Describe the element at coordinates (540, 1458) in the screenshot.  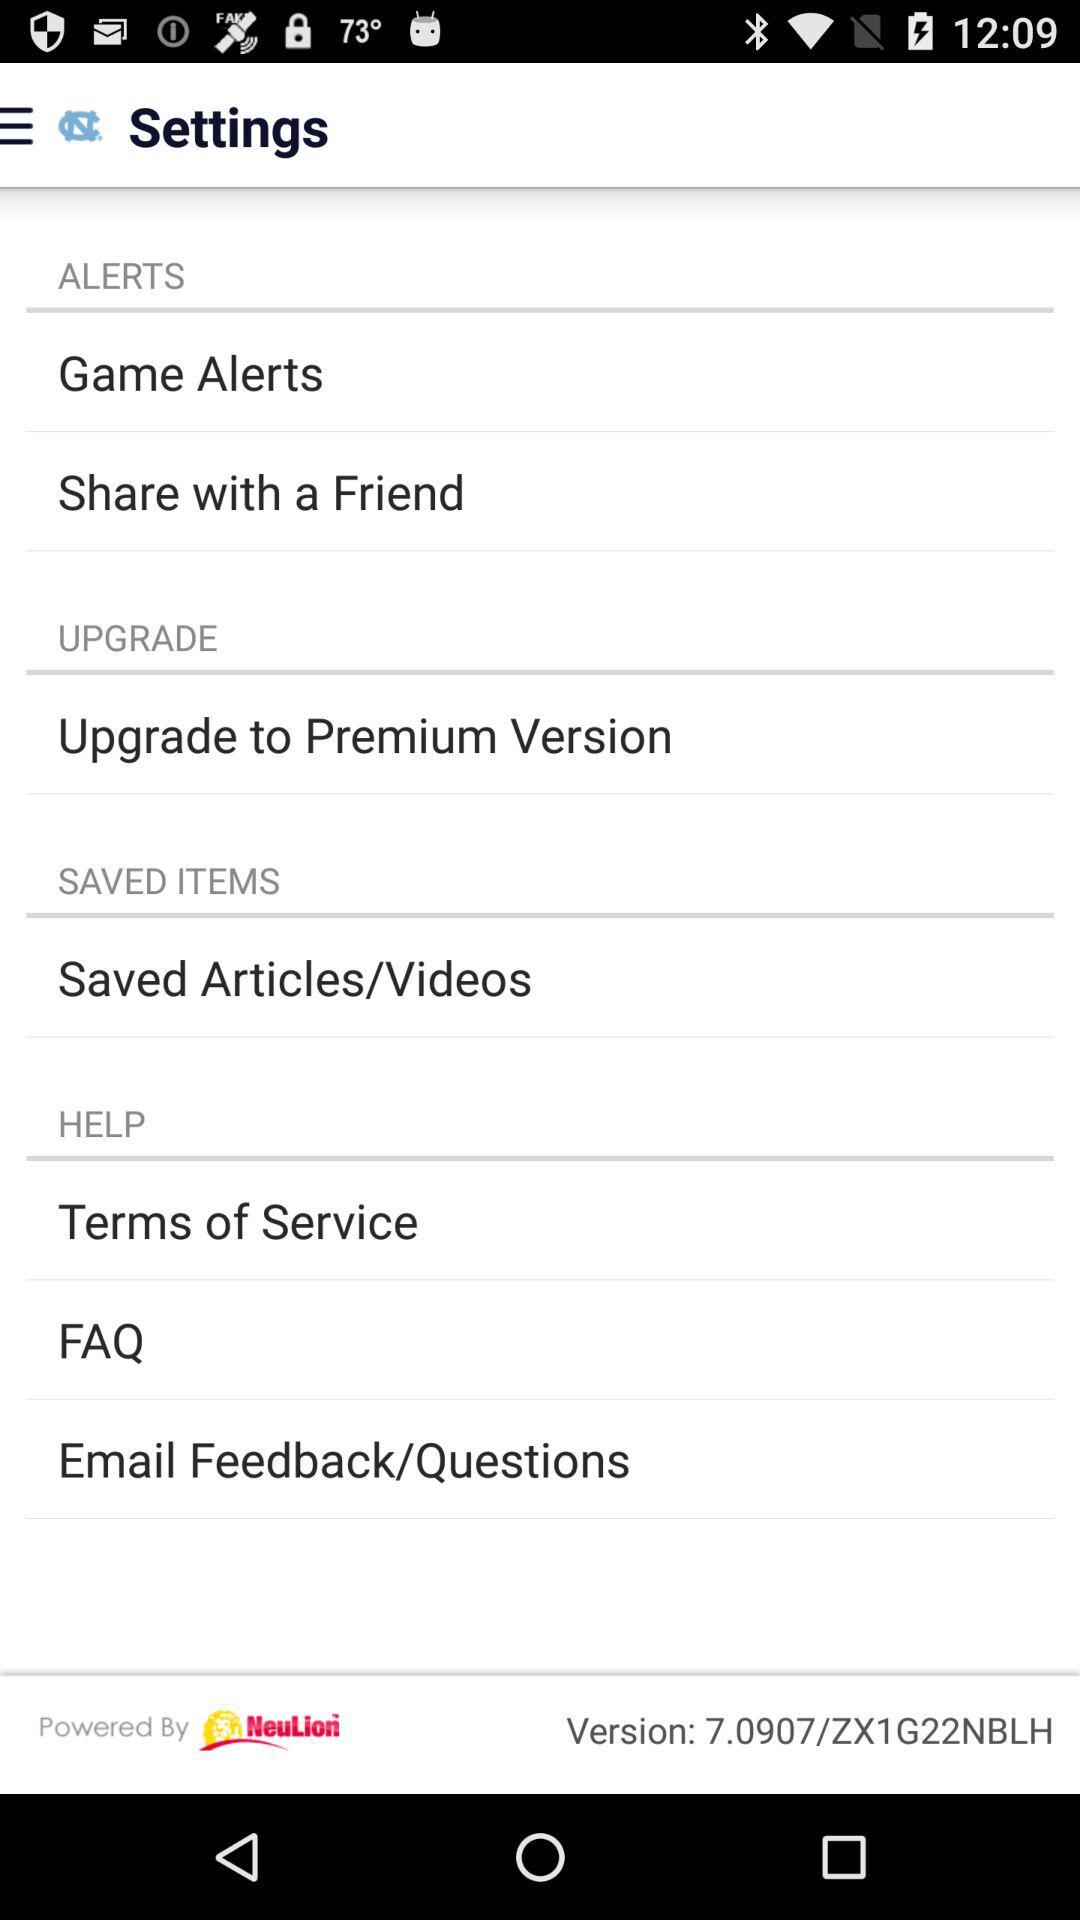
I see `email feedback/questions app` at that location.